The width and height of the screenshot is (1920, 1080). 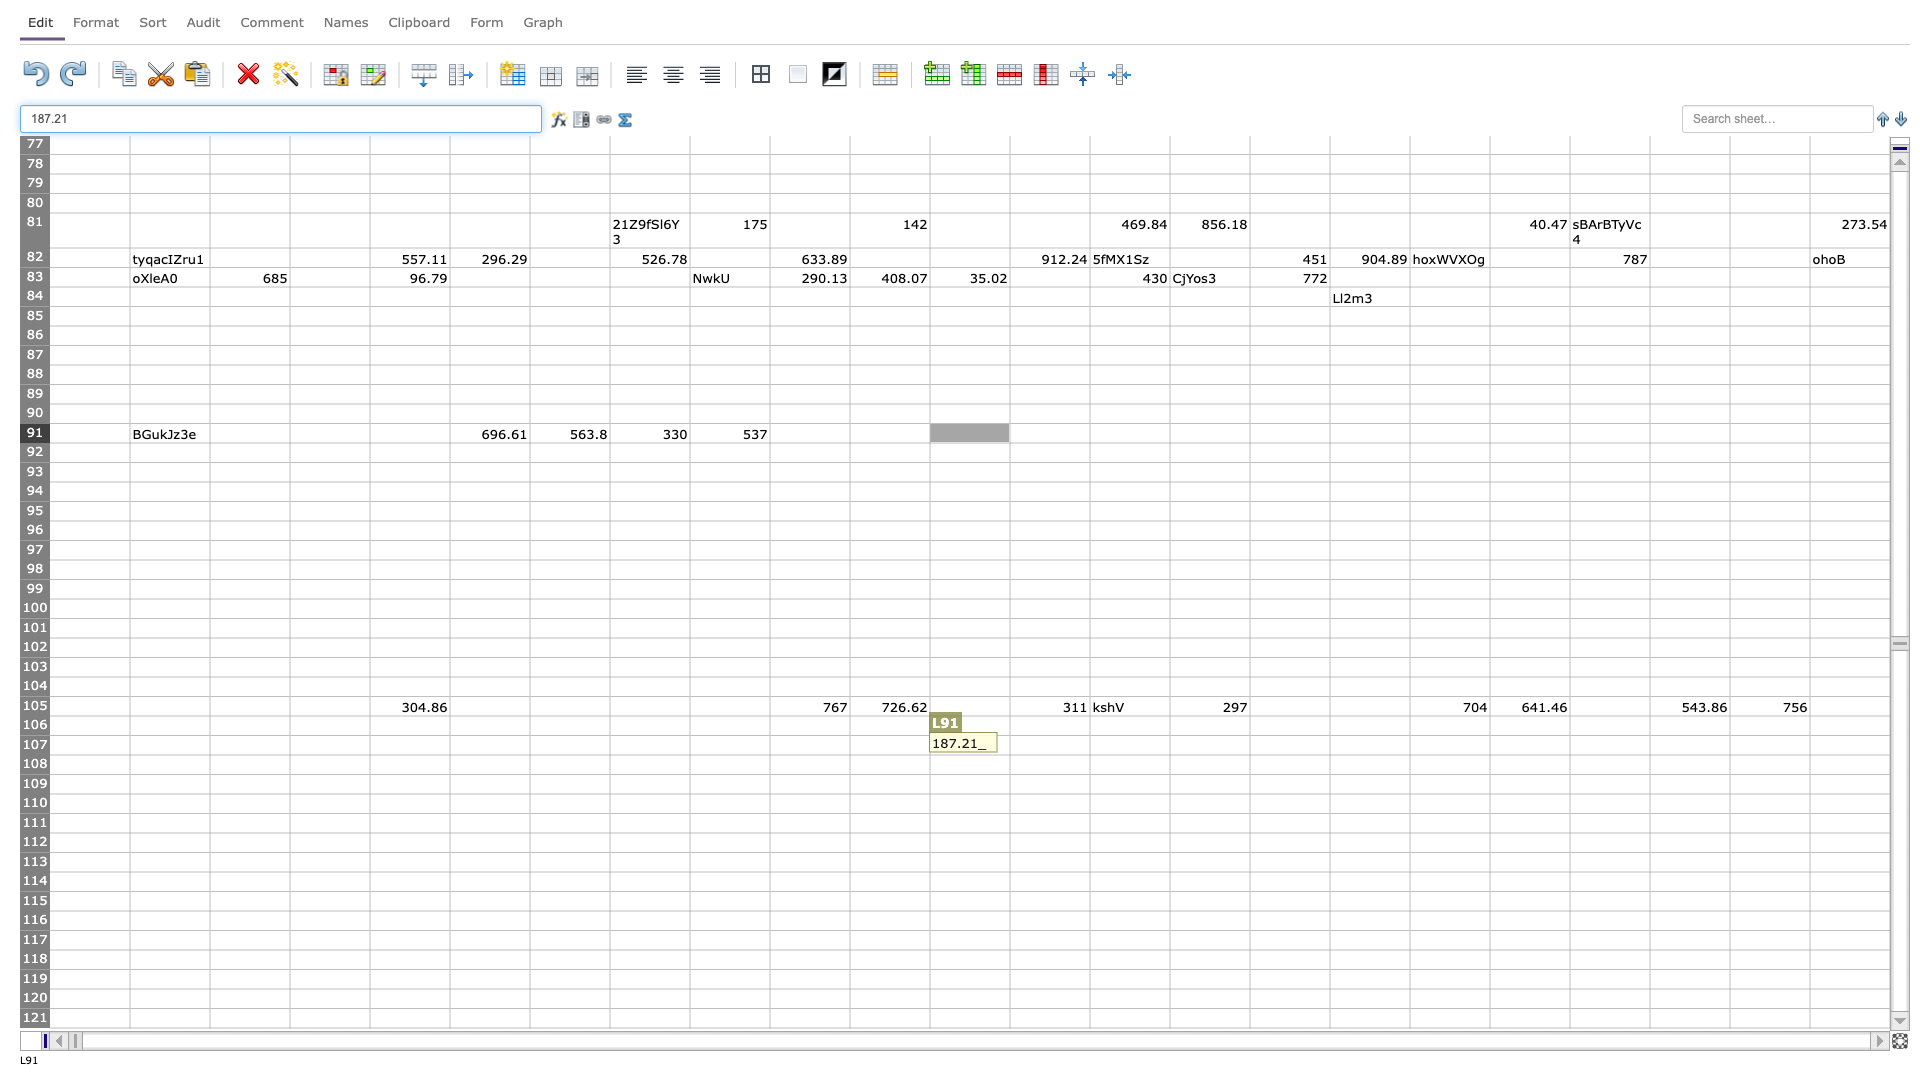 I want to click on right edge of cell M107, so click(x=1088, y=745).